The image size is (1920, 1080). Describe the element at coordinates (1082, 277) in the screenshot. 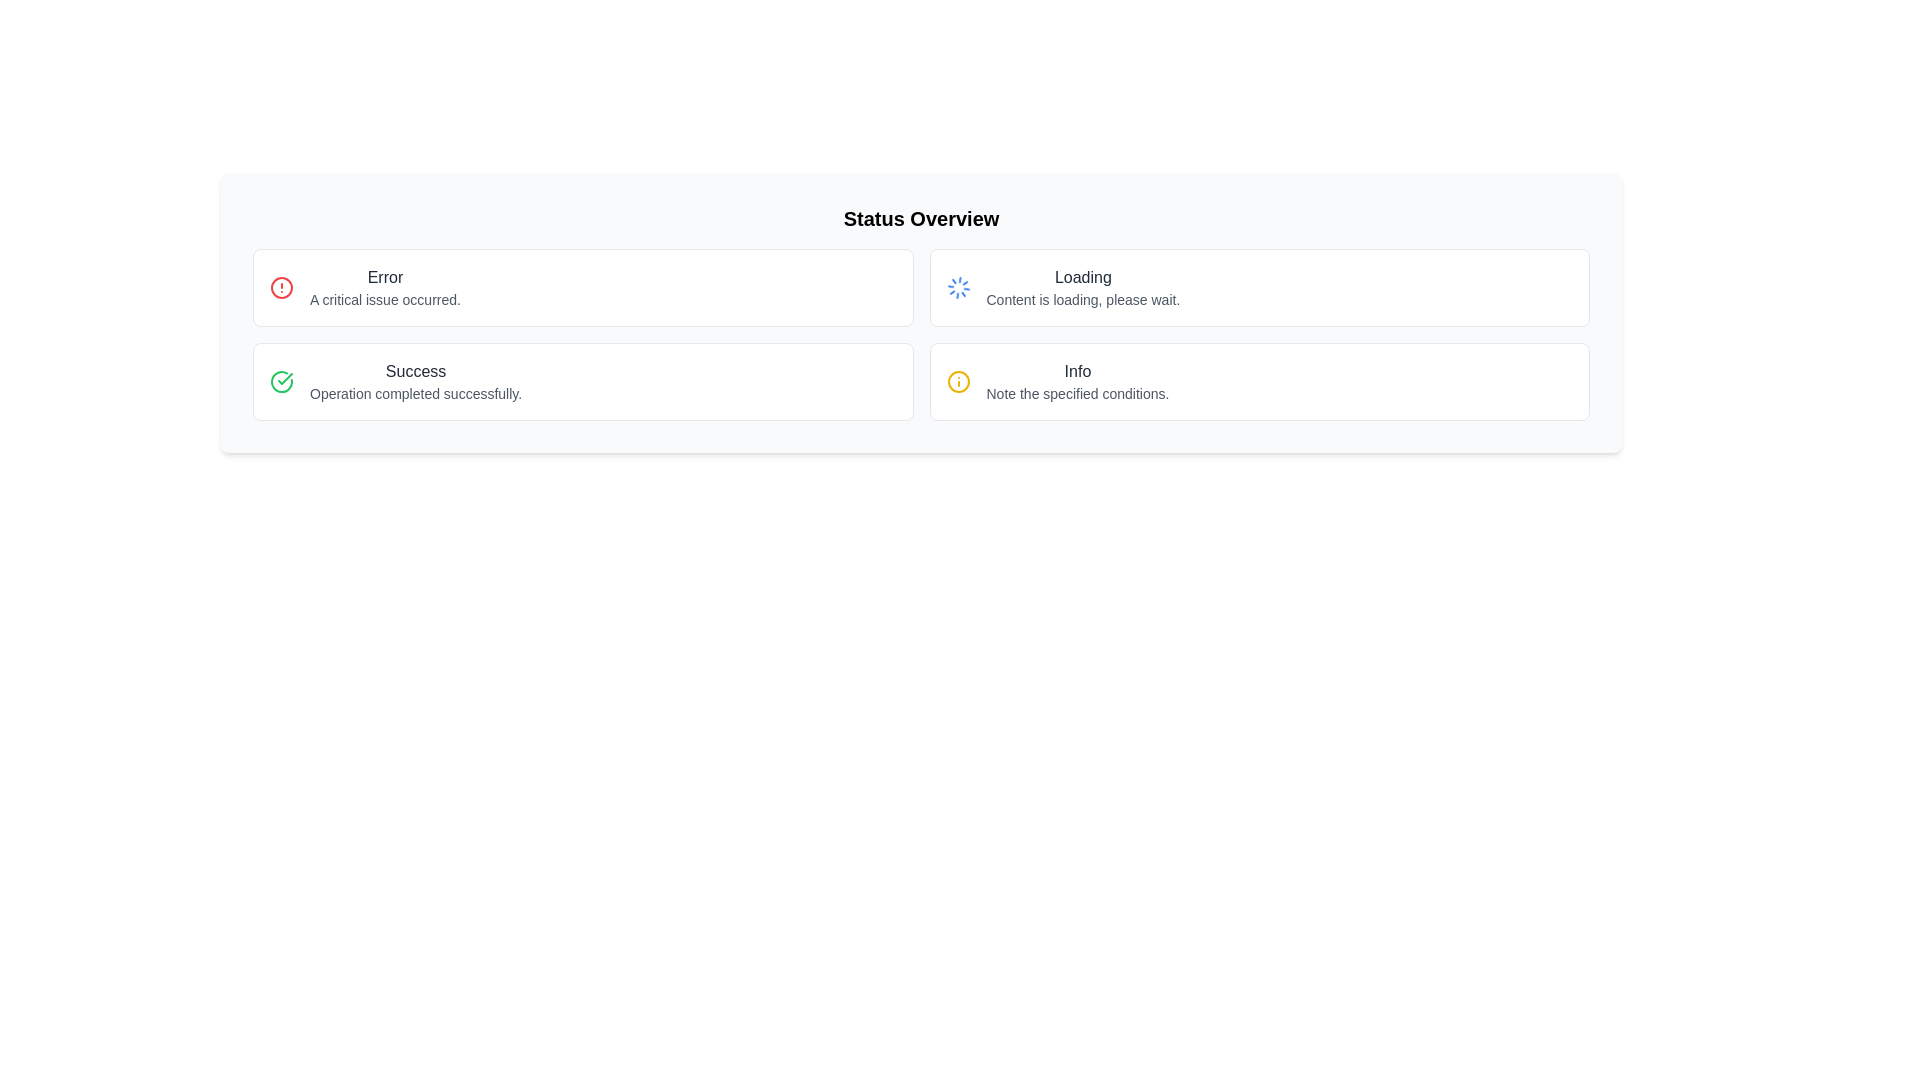

I see `the text label displaying 'Loading' in gray color, located in the top-right region of the main interface, above the subtext 'Content is loading, please wait'` at that location.